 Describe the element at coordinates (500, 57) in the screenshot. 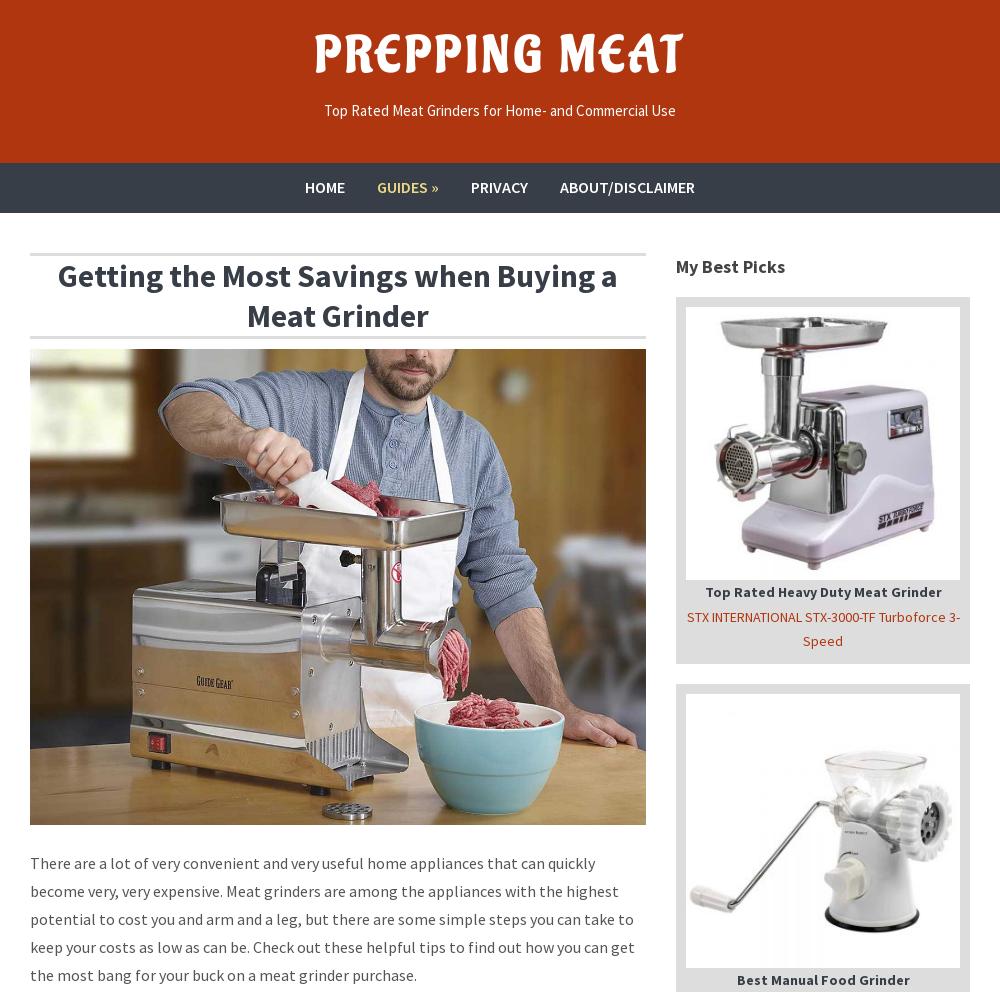

I see `'Prepping Meat'` at that location.